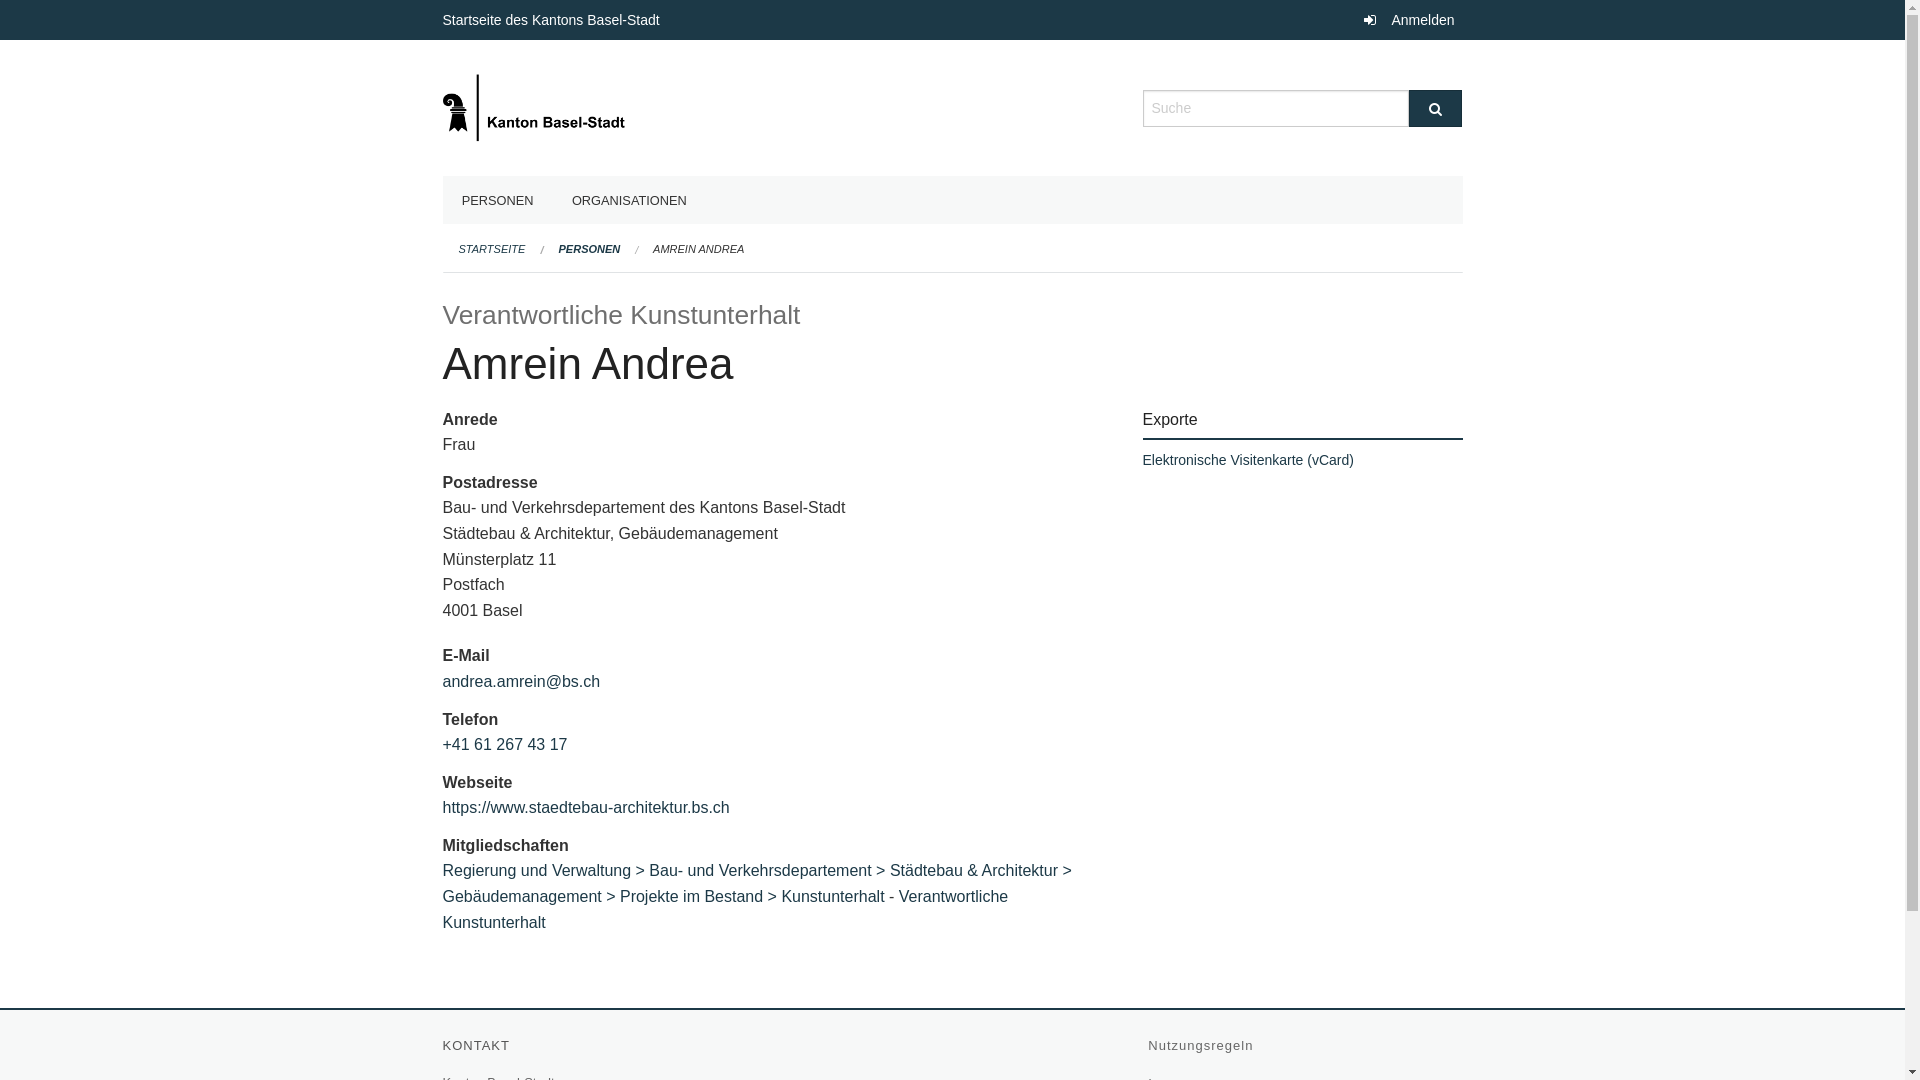  What do you see at coordinates (521, 680) in the screenshot?
I see `'andrea.amrein@bs.ch'` at bounding box center [521, 680].